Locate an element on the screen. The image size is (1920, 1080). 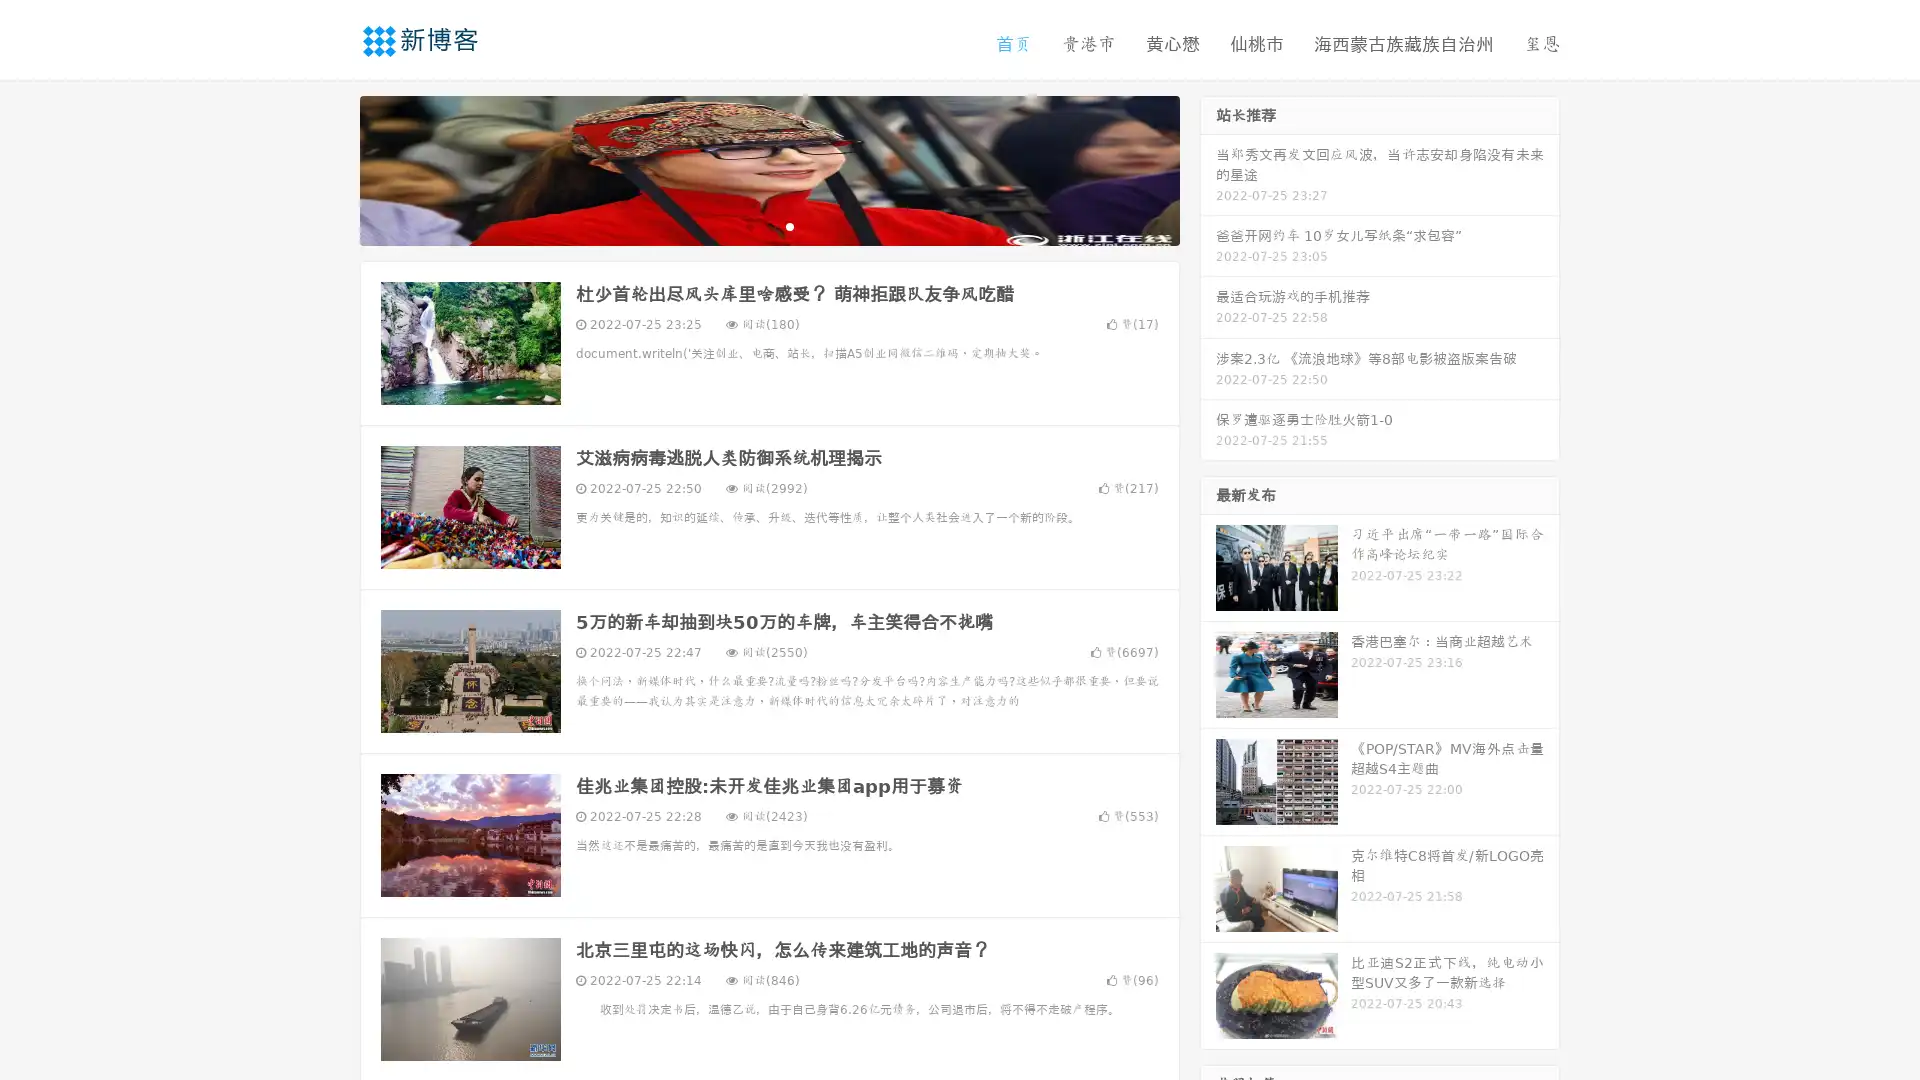
Go to slide 2 is located at coordinates (768, 225).